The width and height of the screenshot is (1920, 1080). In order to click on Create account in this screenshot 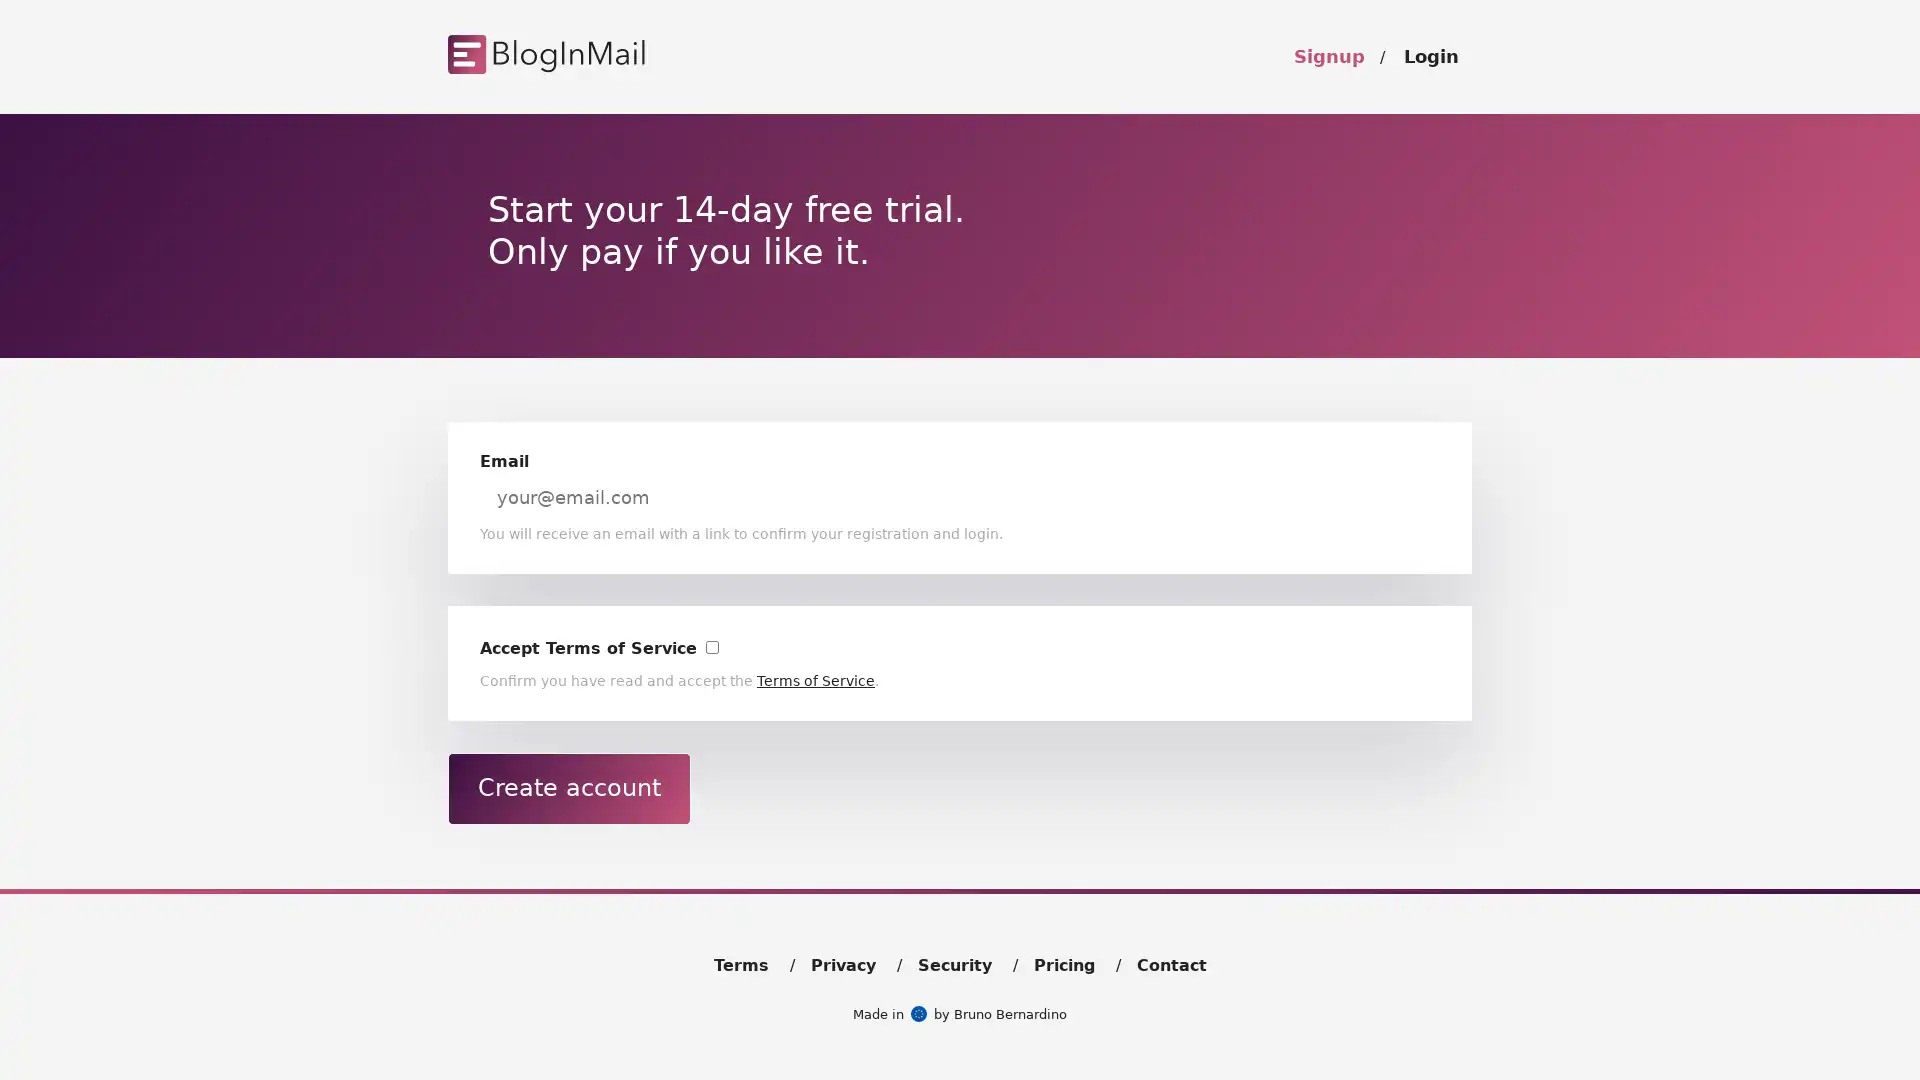, I will do `click(568, 786)`.